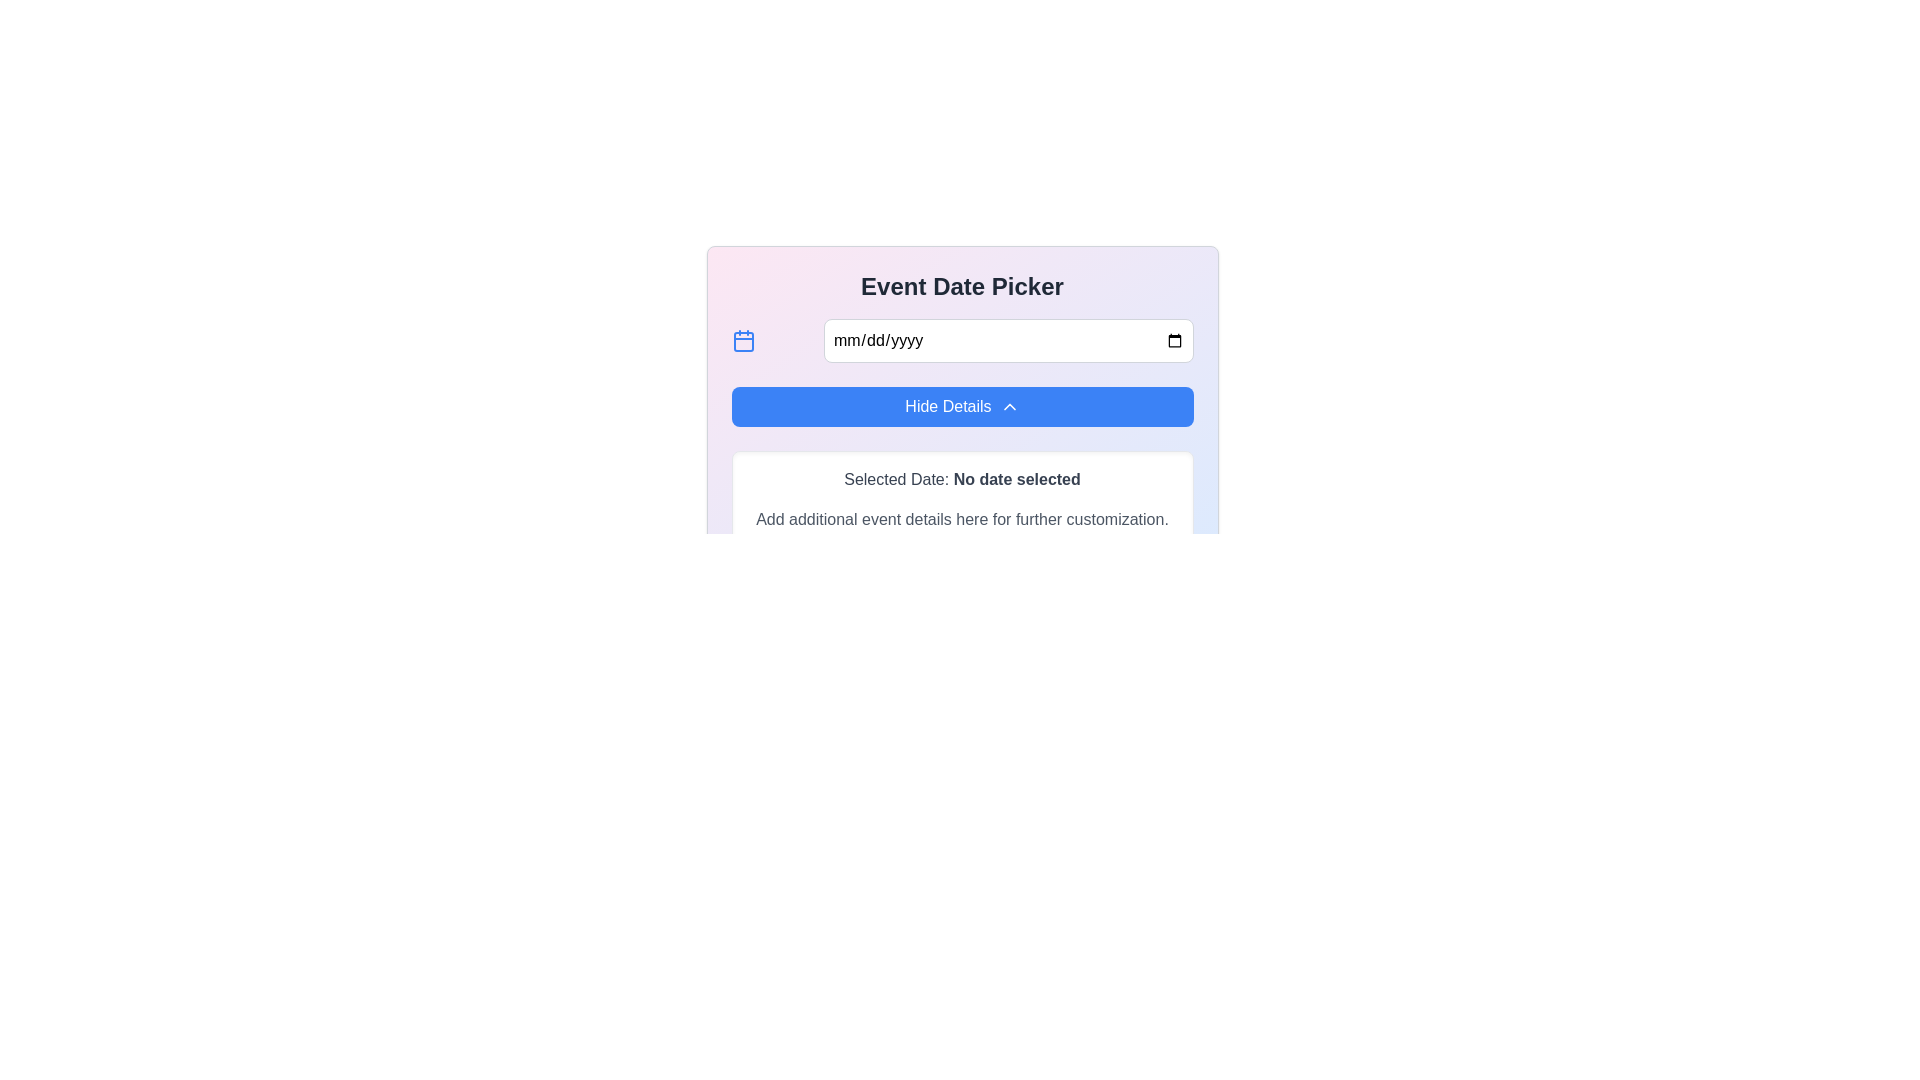  Describe the element at coordinates (1009, 406) in the screenshot. I see `the small upward-pointing chevron arrow icon with a blue background located within the 'Hide Details' button` at that location.